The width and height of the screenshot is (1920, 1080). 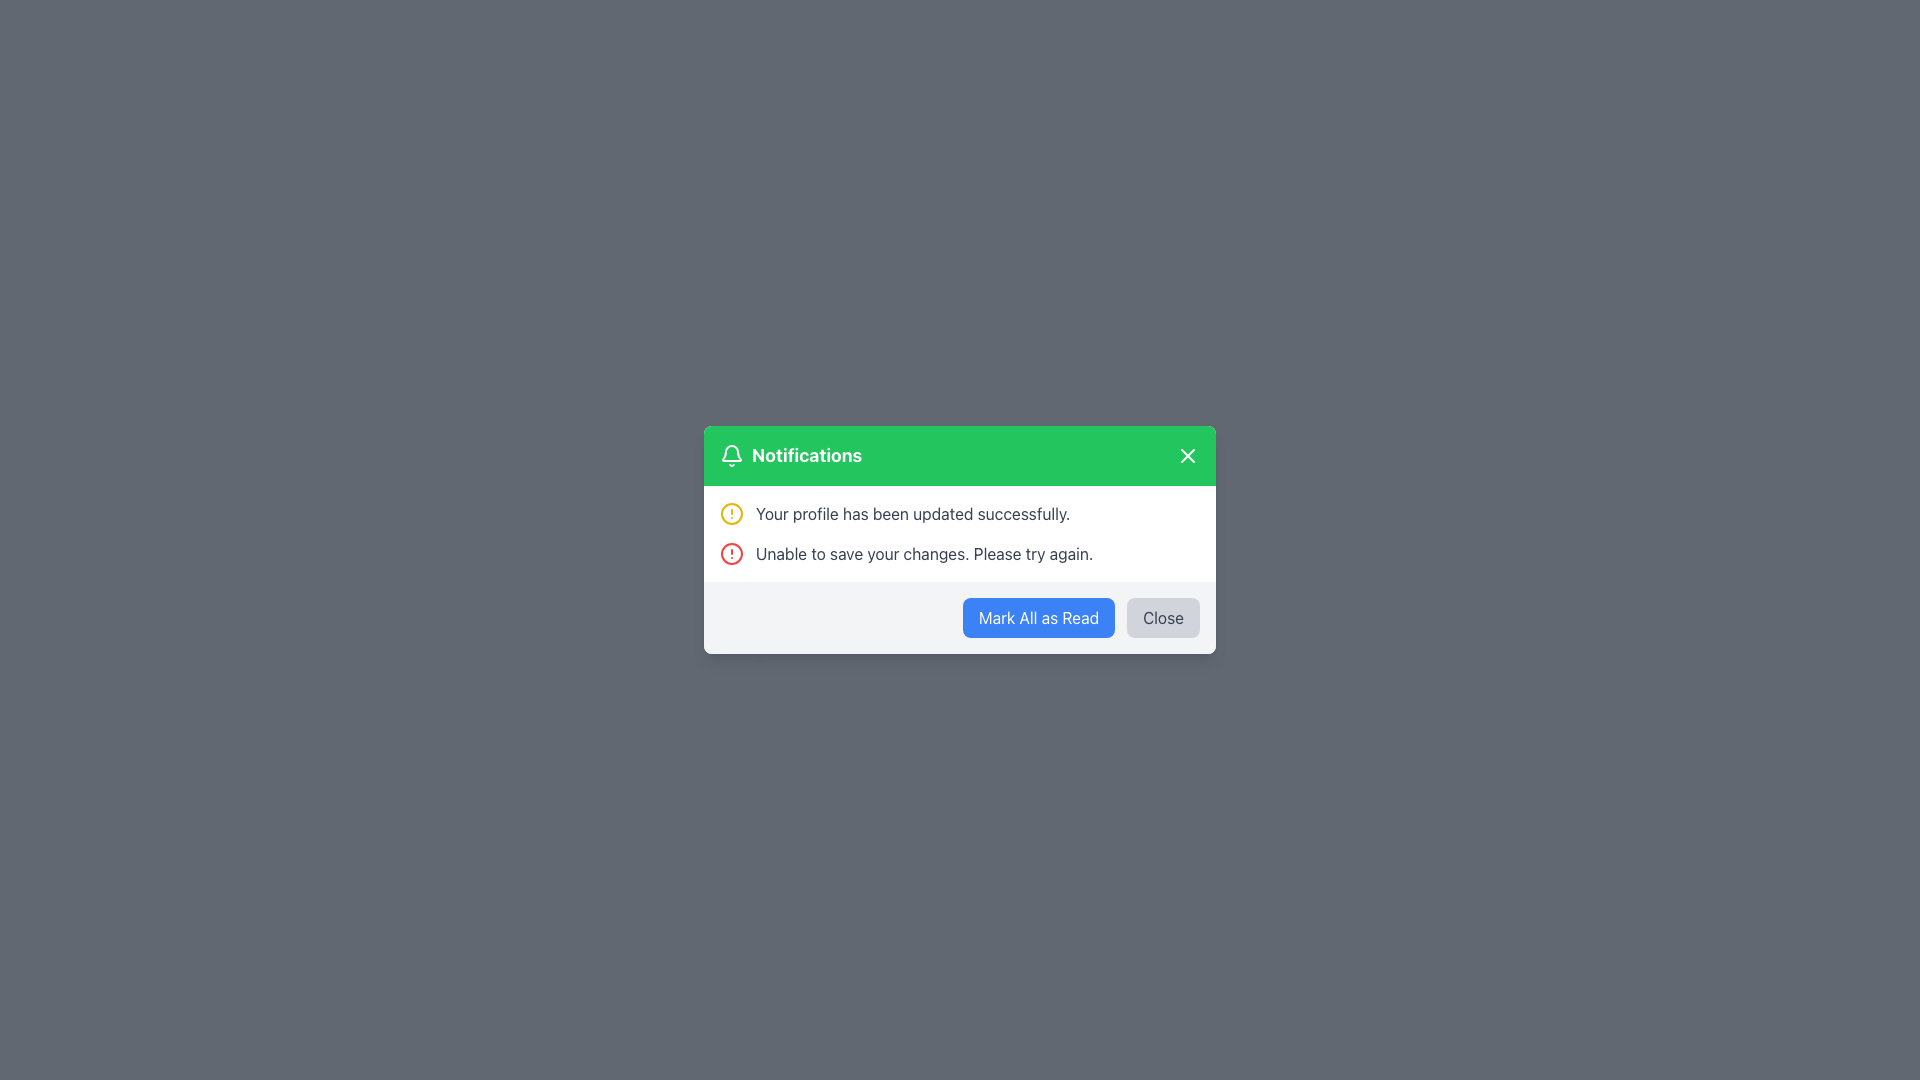 What do you see at coordinates (923, 554) in the screenshot?
I see `error message text label indicating a failed save operation located in the lower section of the notification pop-up dialog, positioned to the right of the red circular alert icon` at bounding box center [923, 554].